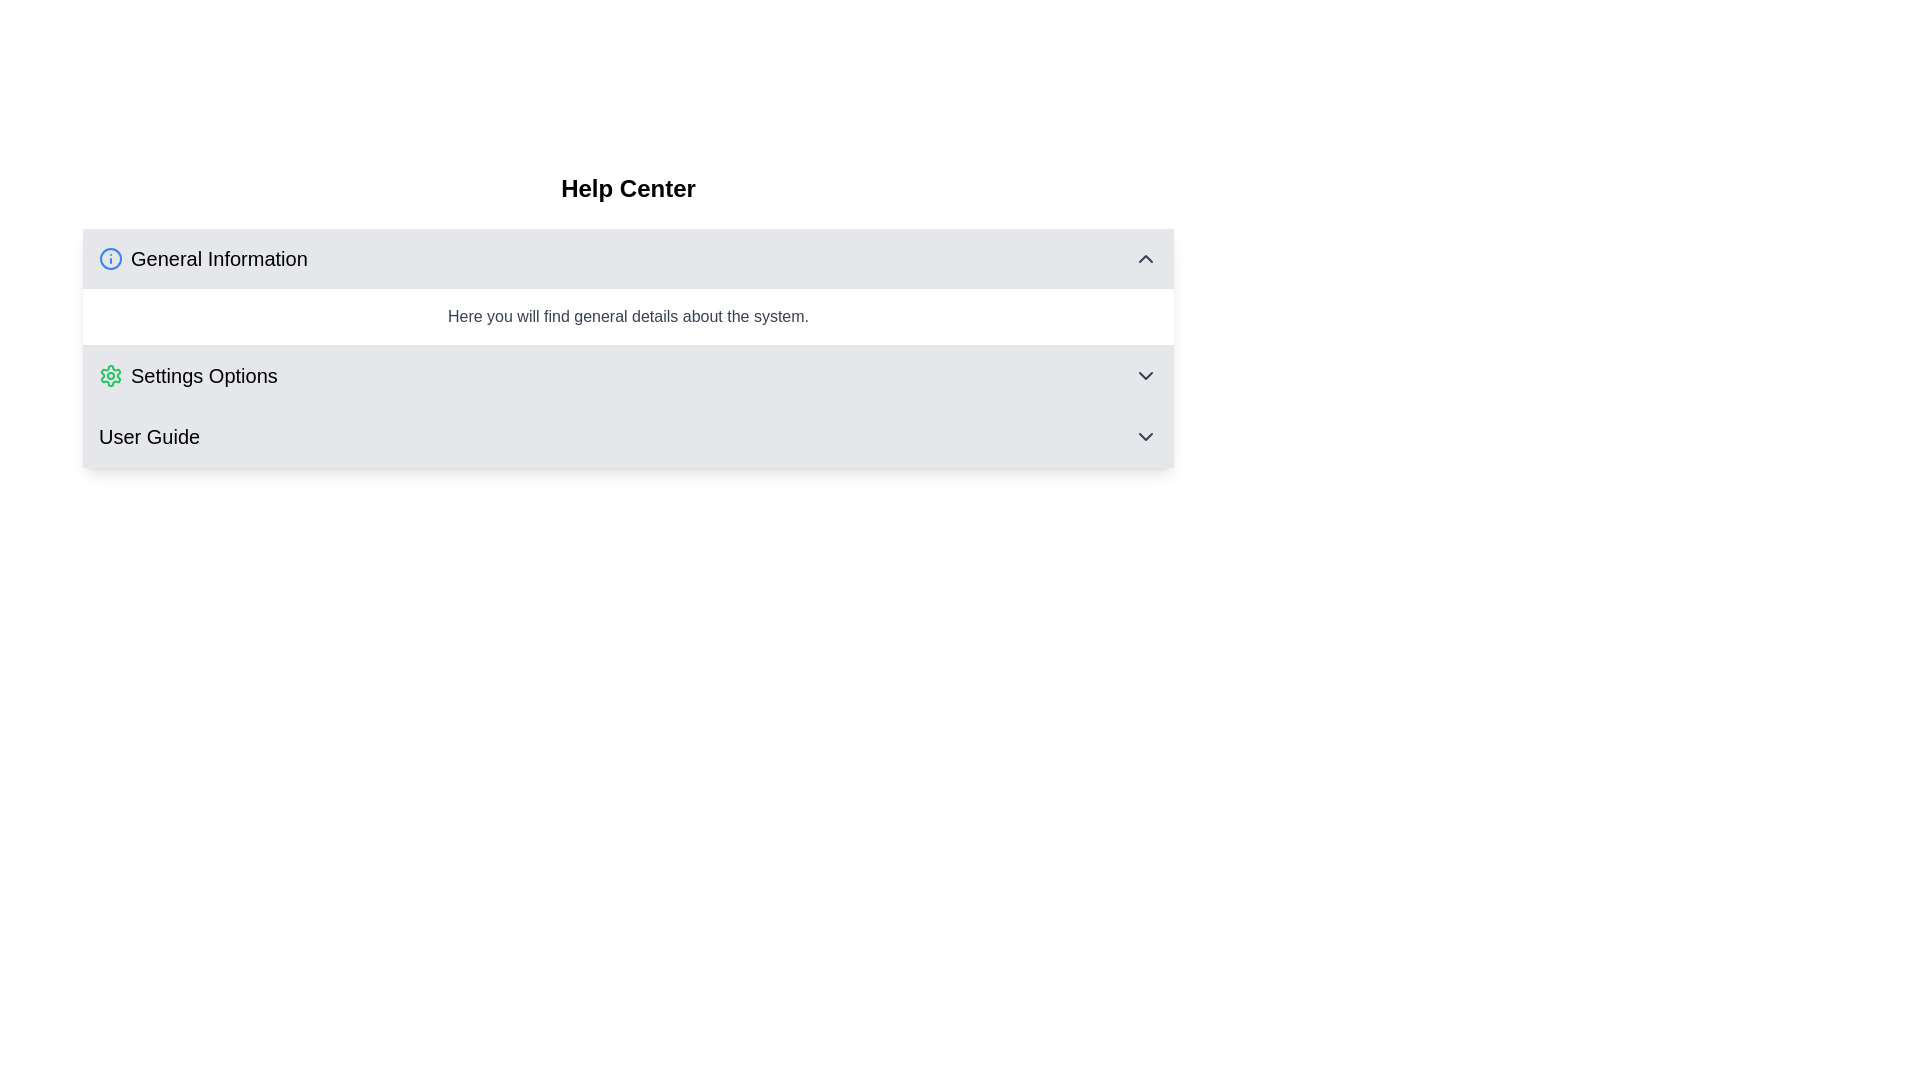 This screenshot has width=1920, height=1080. I want to click on the Heading text element that serves as a title for the surrounding content, positioned at the top-center of the page, so click(627, 189).